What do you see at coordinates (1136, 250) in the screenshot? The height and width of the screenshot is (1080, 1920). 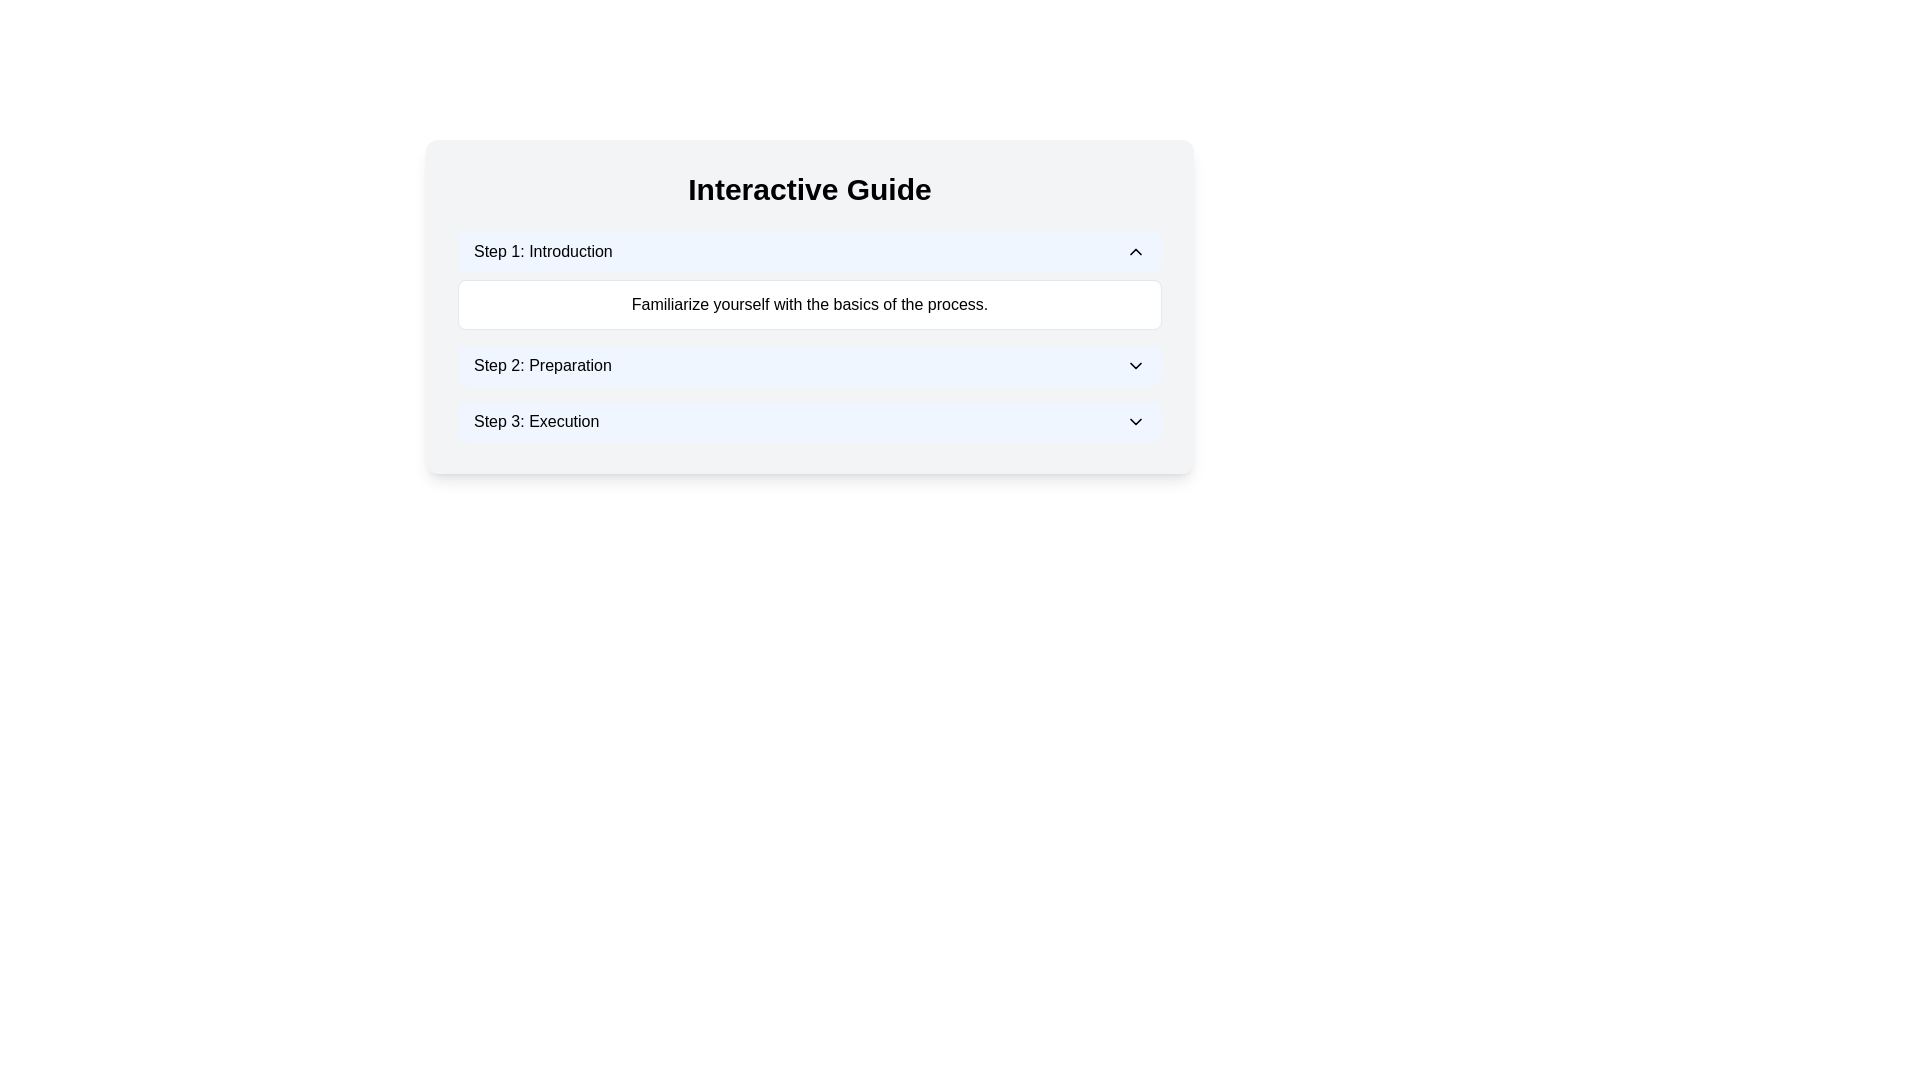 I see `the small upward-pointing chevron icon on the right side of the header labeled 'Step 1: Introduction'` at bounding box center [1136, 250].